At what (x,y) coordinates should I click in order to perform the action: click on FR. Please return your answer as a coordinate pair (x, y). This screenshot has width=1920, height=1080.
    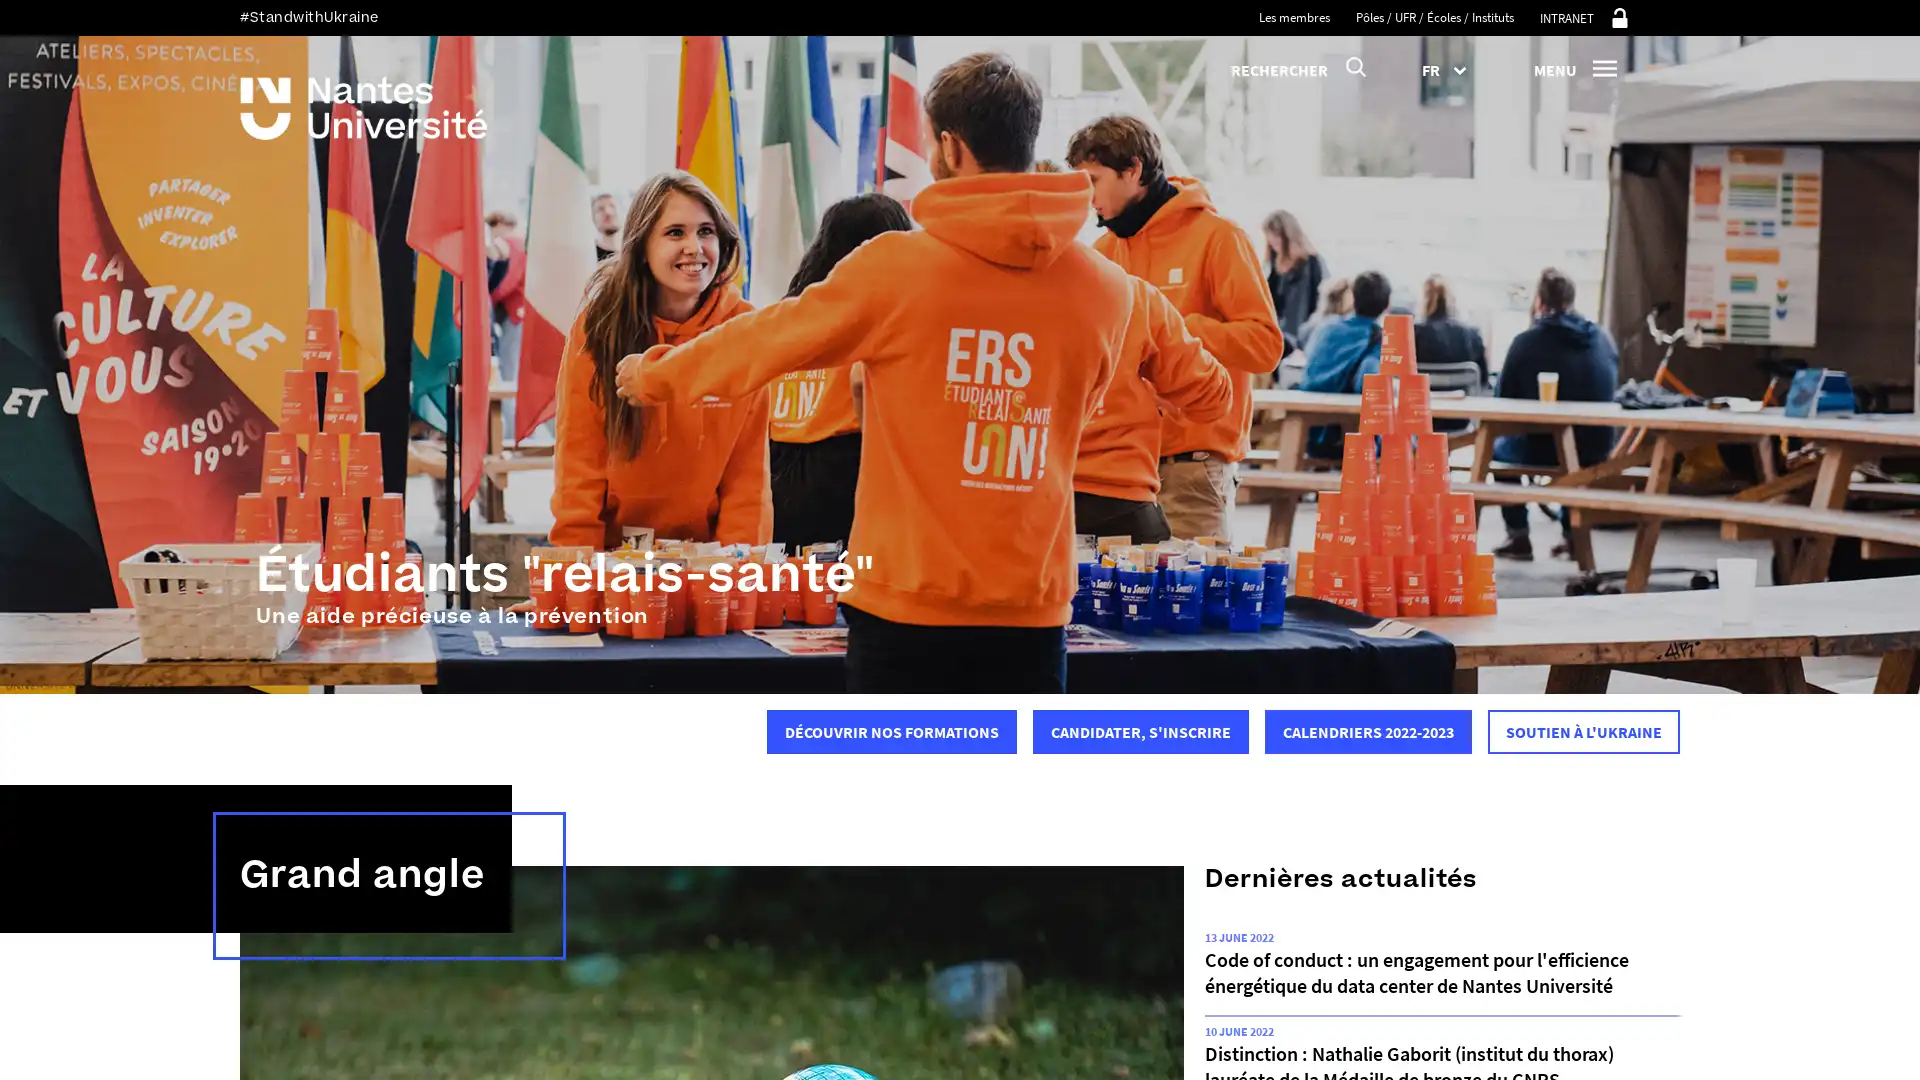
    Looking at the image, I should click on (1450, 67).